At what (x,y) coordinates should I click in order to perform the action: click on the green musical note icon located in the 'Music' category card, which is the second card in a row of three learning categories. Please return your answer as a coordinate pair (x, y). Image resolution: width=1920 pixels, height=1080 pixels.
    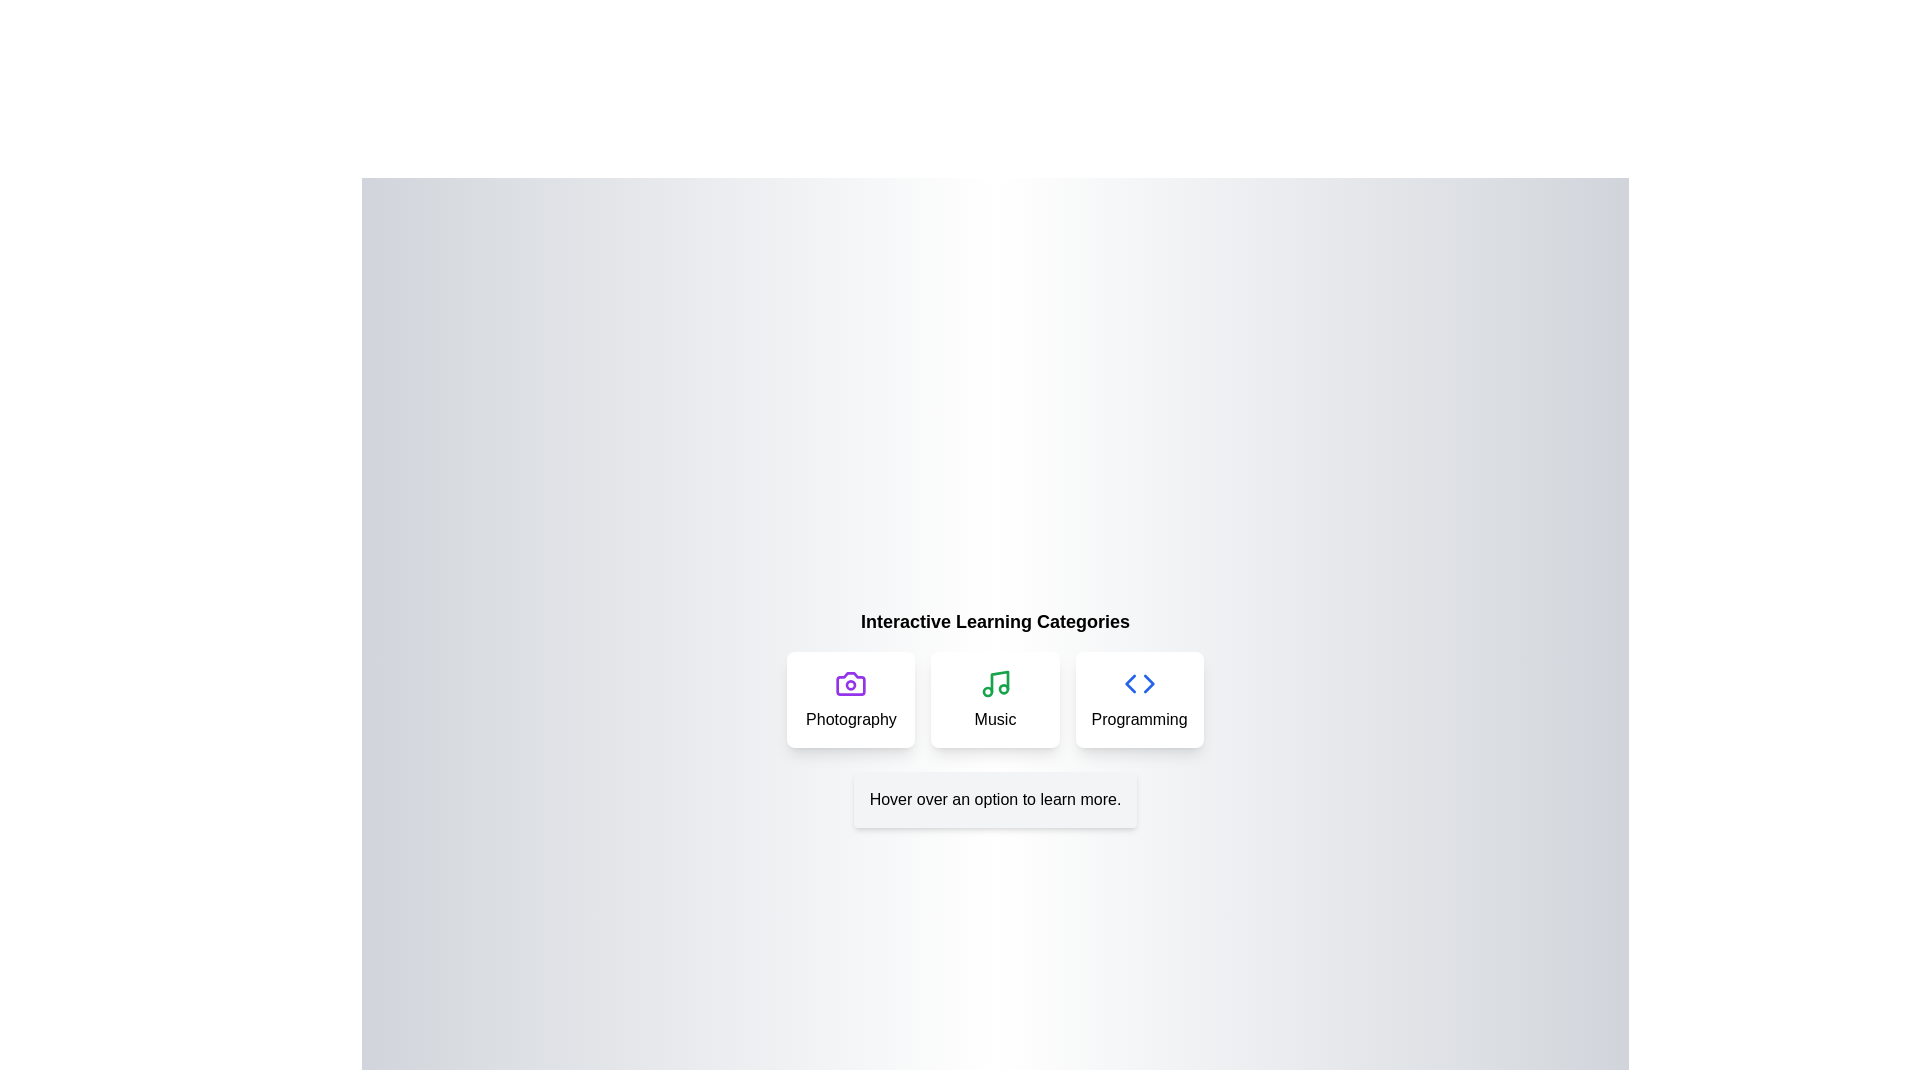
    Looking at the image, I should click on (995, 682).